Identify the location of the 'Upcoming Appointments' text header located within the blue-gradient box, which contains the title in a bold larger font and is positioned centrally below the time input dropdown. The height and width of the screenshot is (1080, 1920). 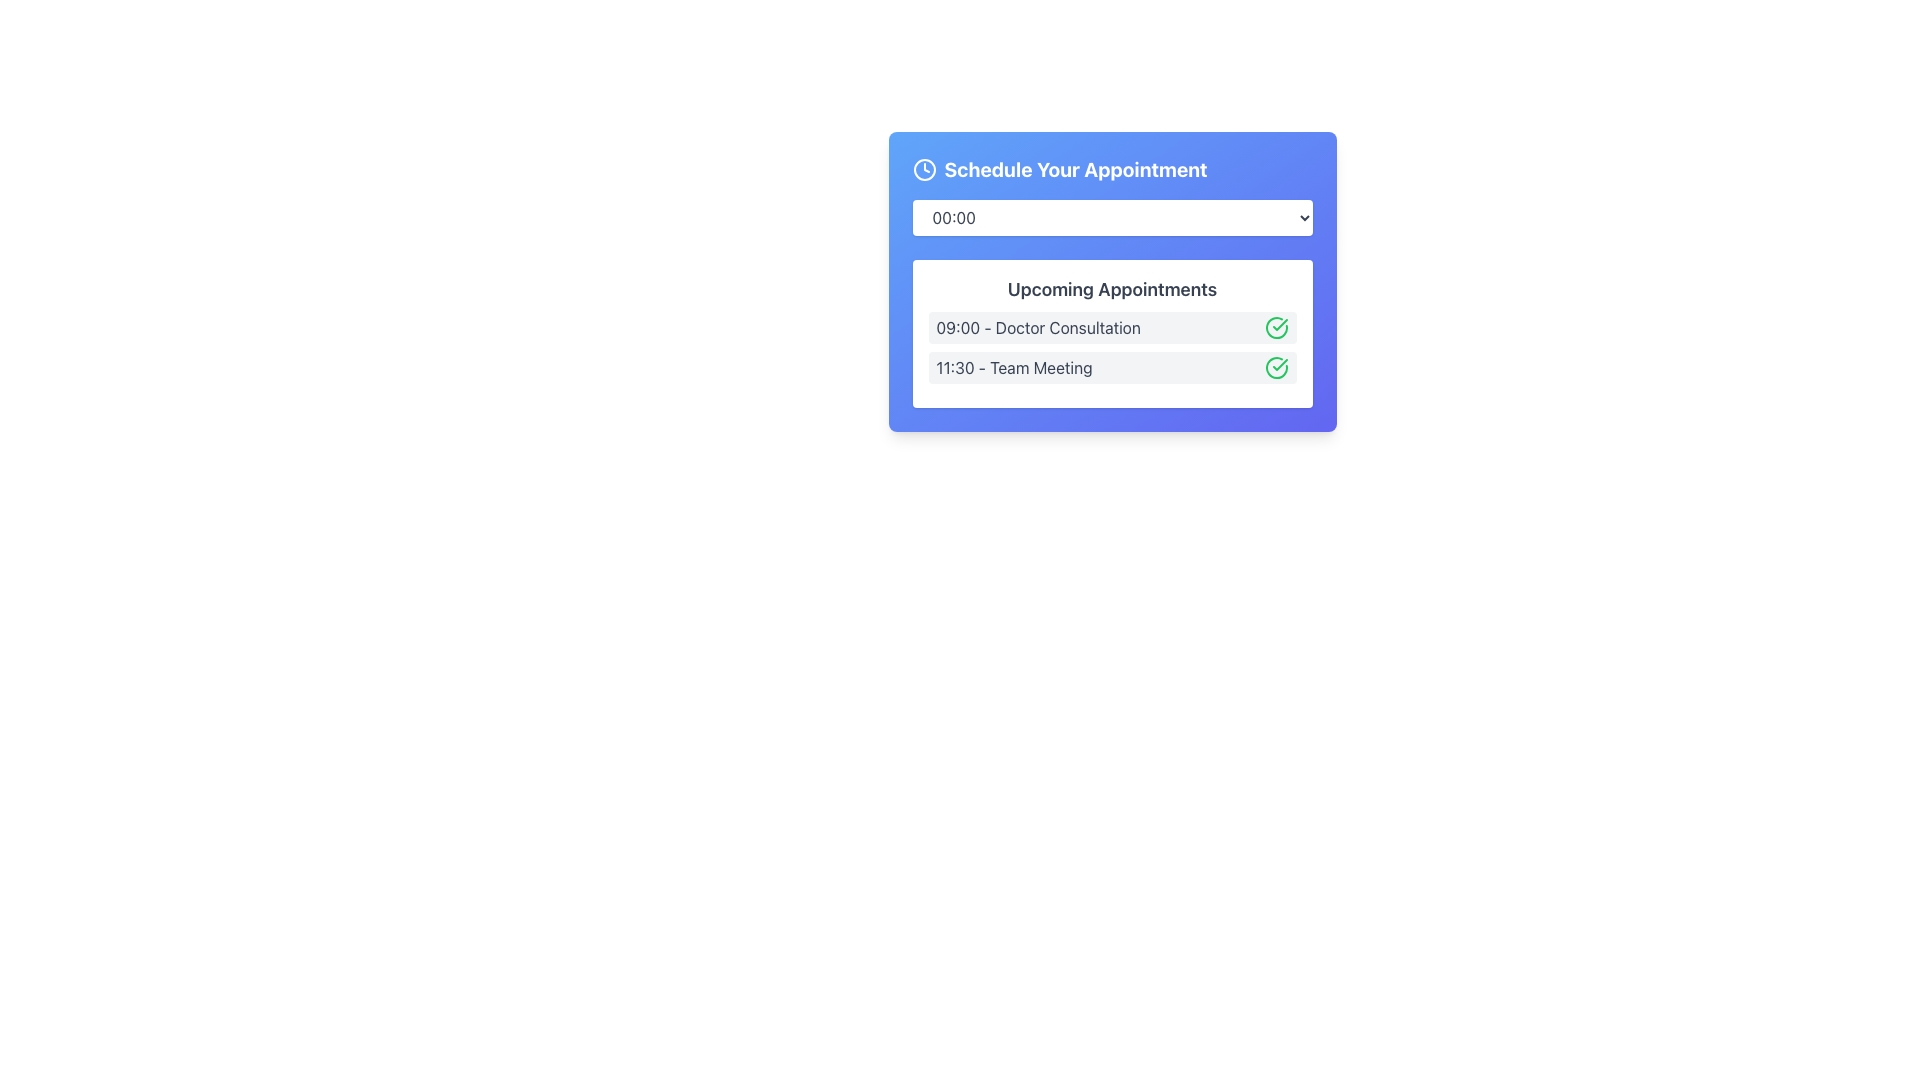
(1111, 281).